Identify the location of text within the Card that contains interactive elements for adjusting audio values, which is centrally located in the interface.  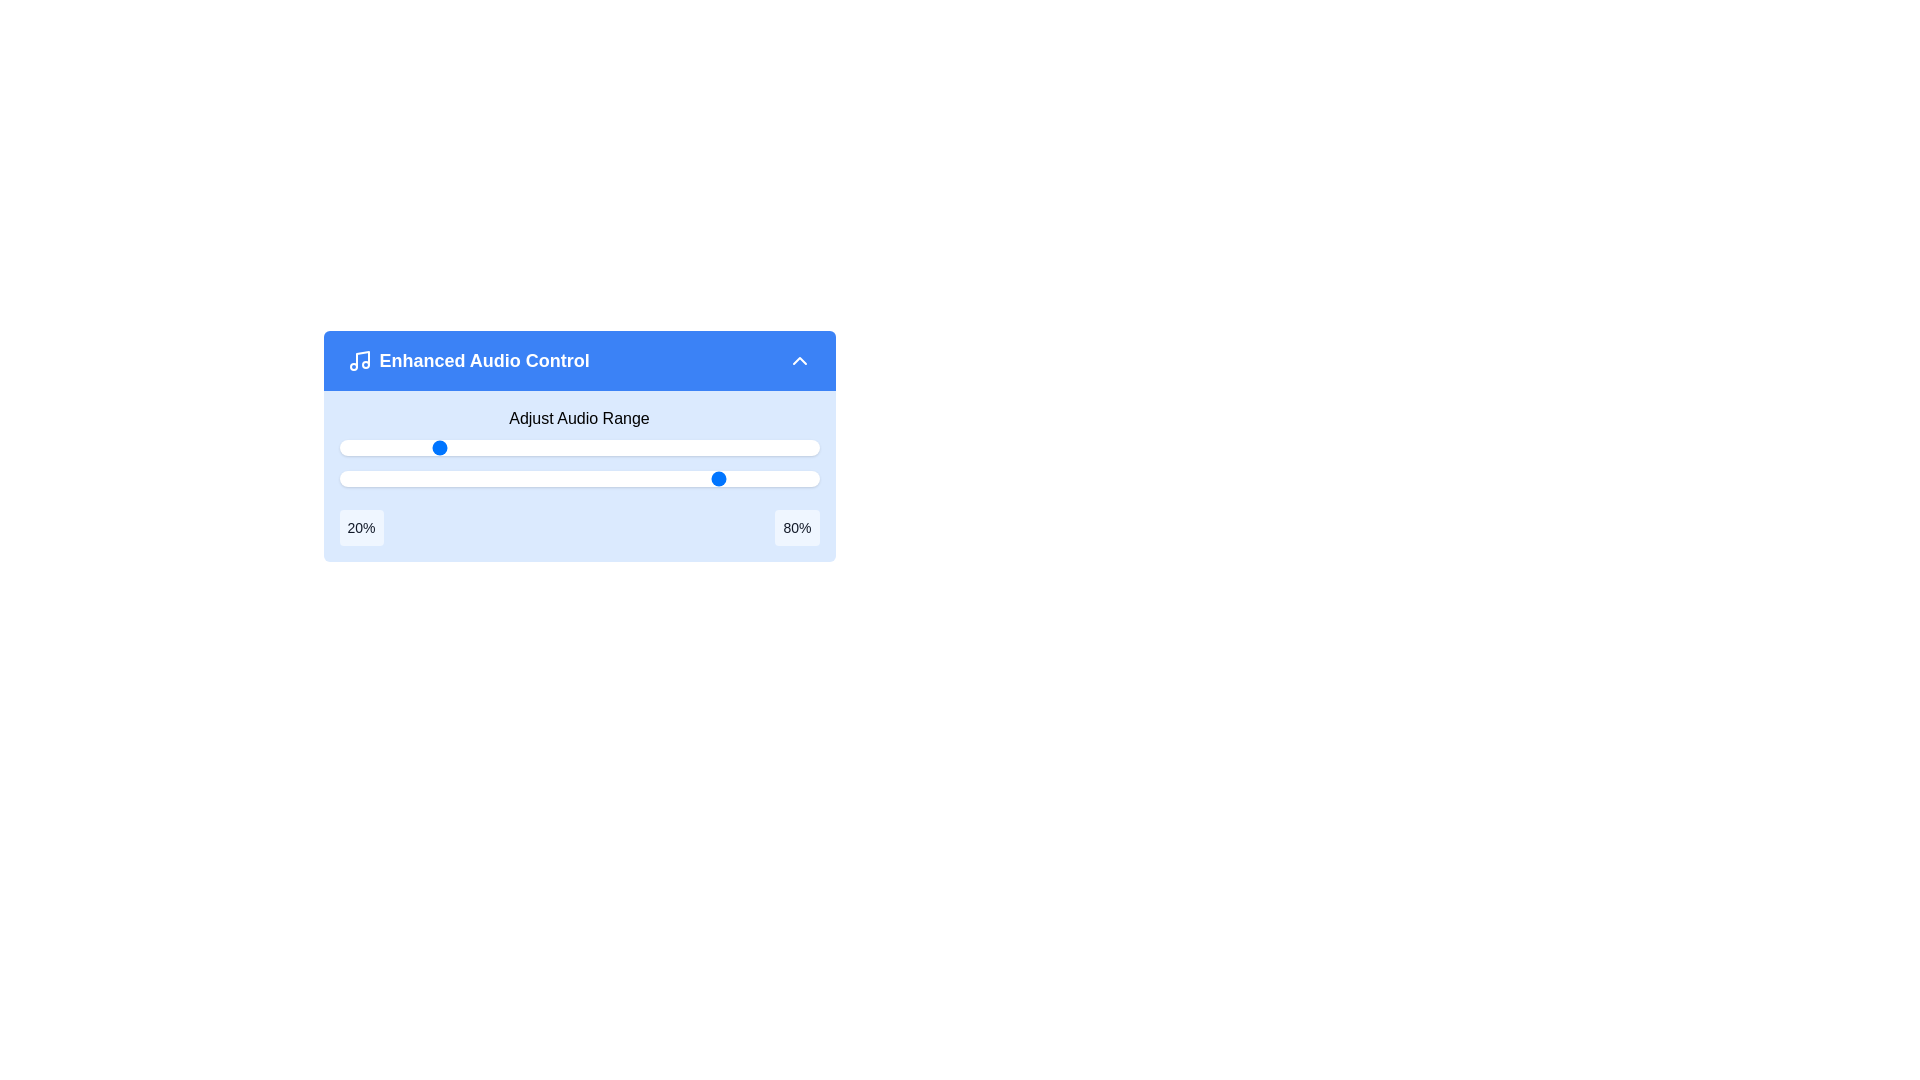
(578, 450).